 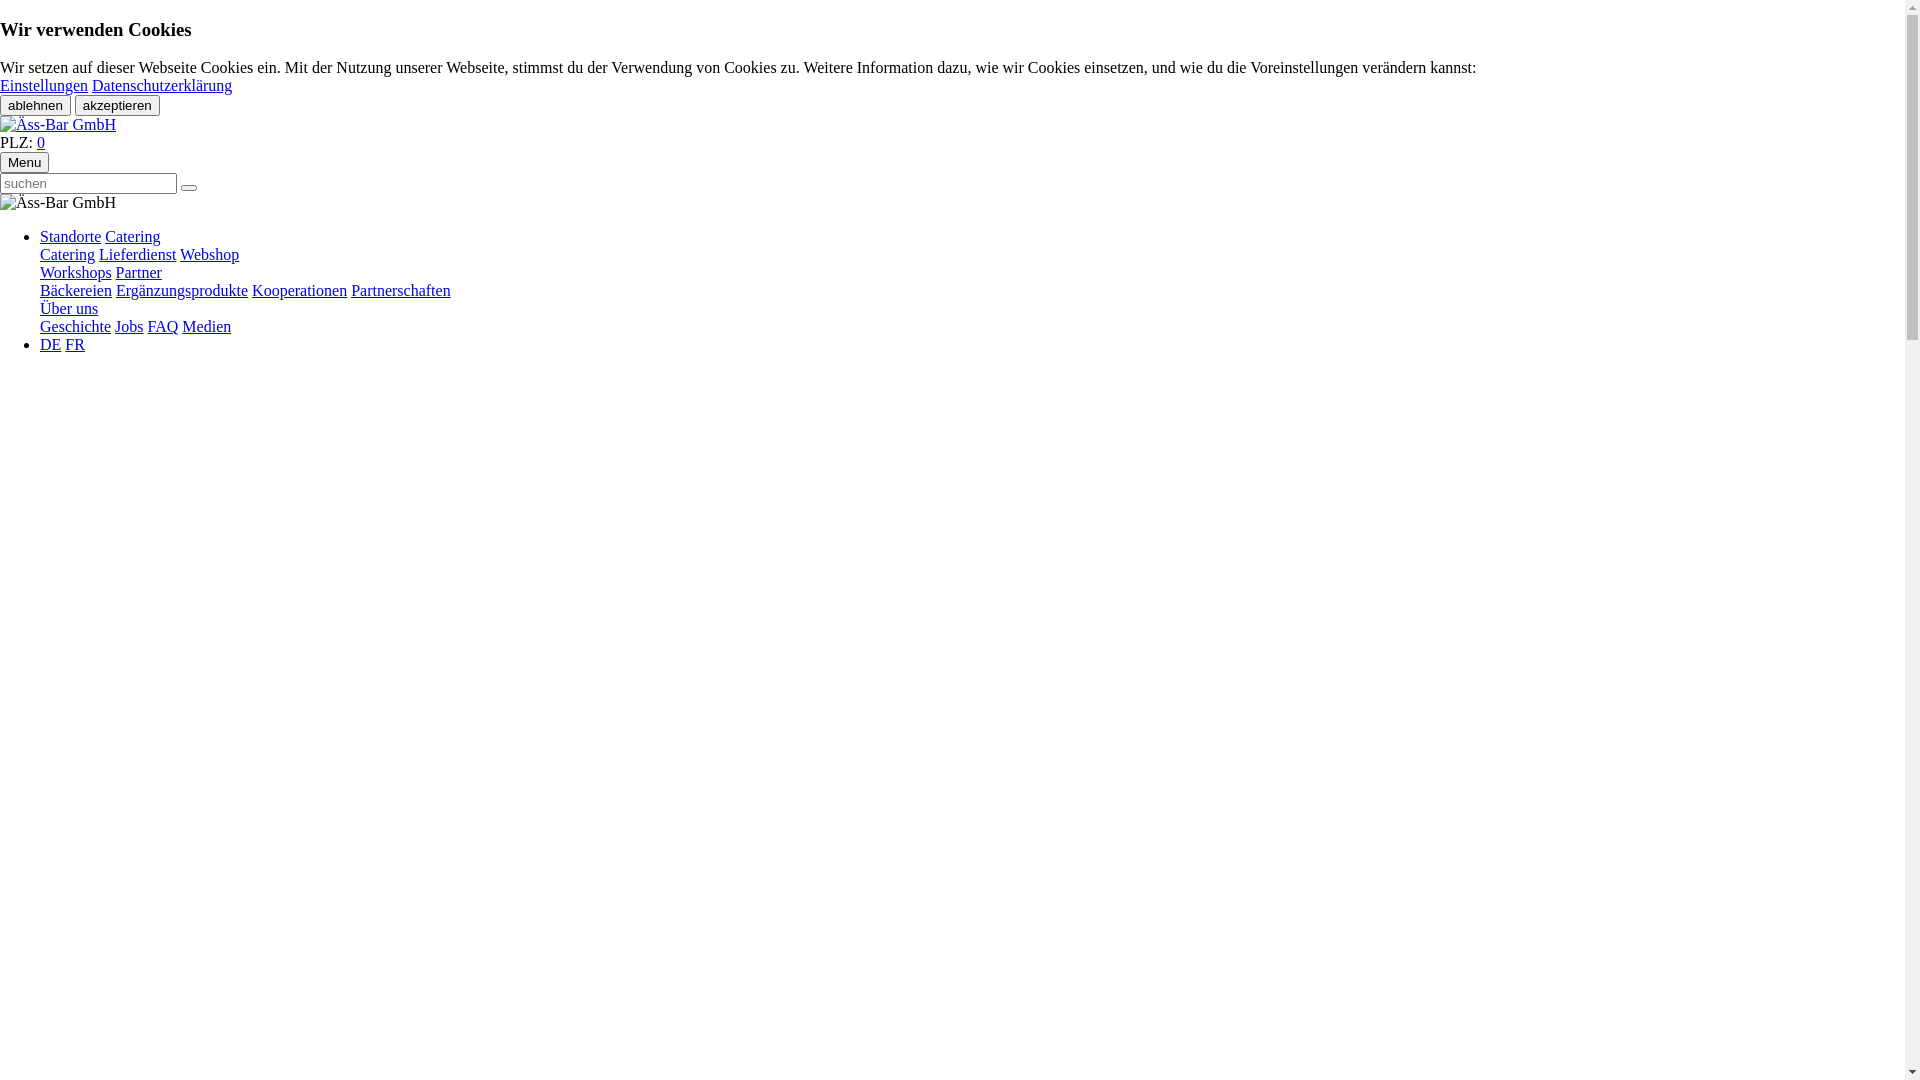 What do you see at coordinates (138, 272) in the screenshot?
I see `'Partner'` at bounding box center [138, 272].